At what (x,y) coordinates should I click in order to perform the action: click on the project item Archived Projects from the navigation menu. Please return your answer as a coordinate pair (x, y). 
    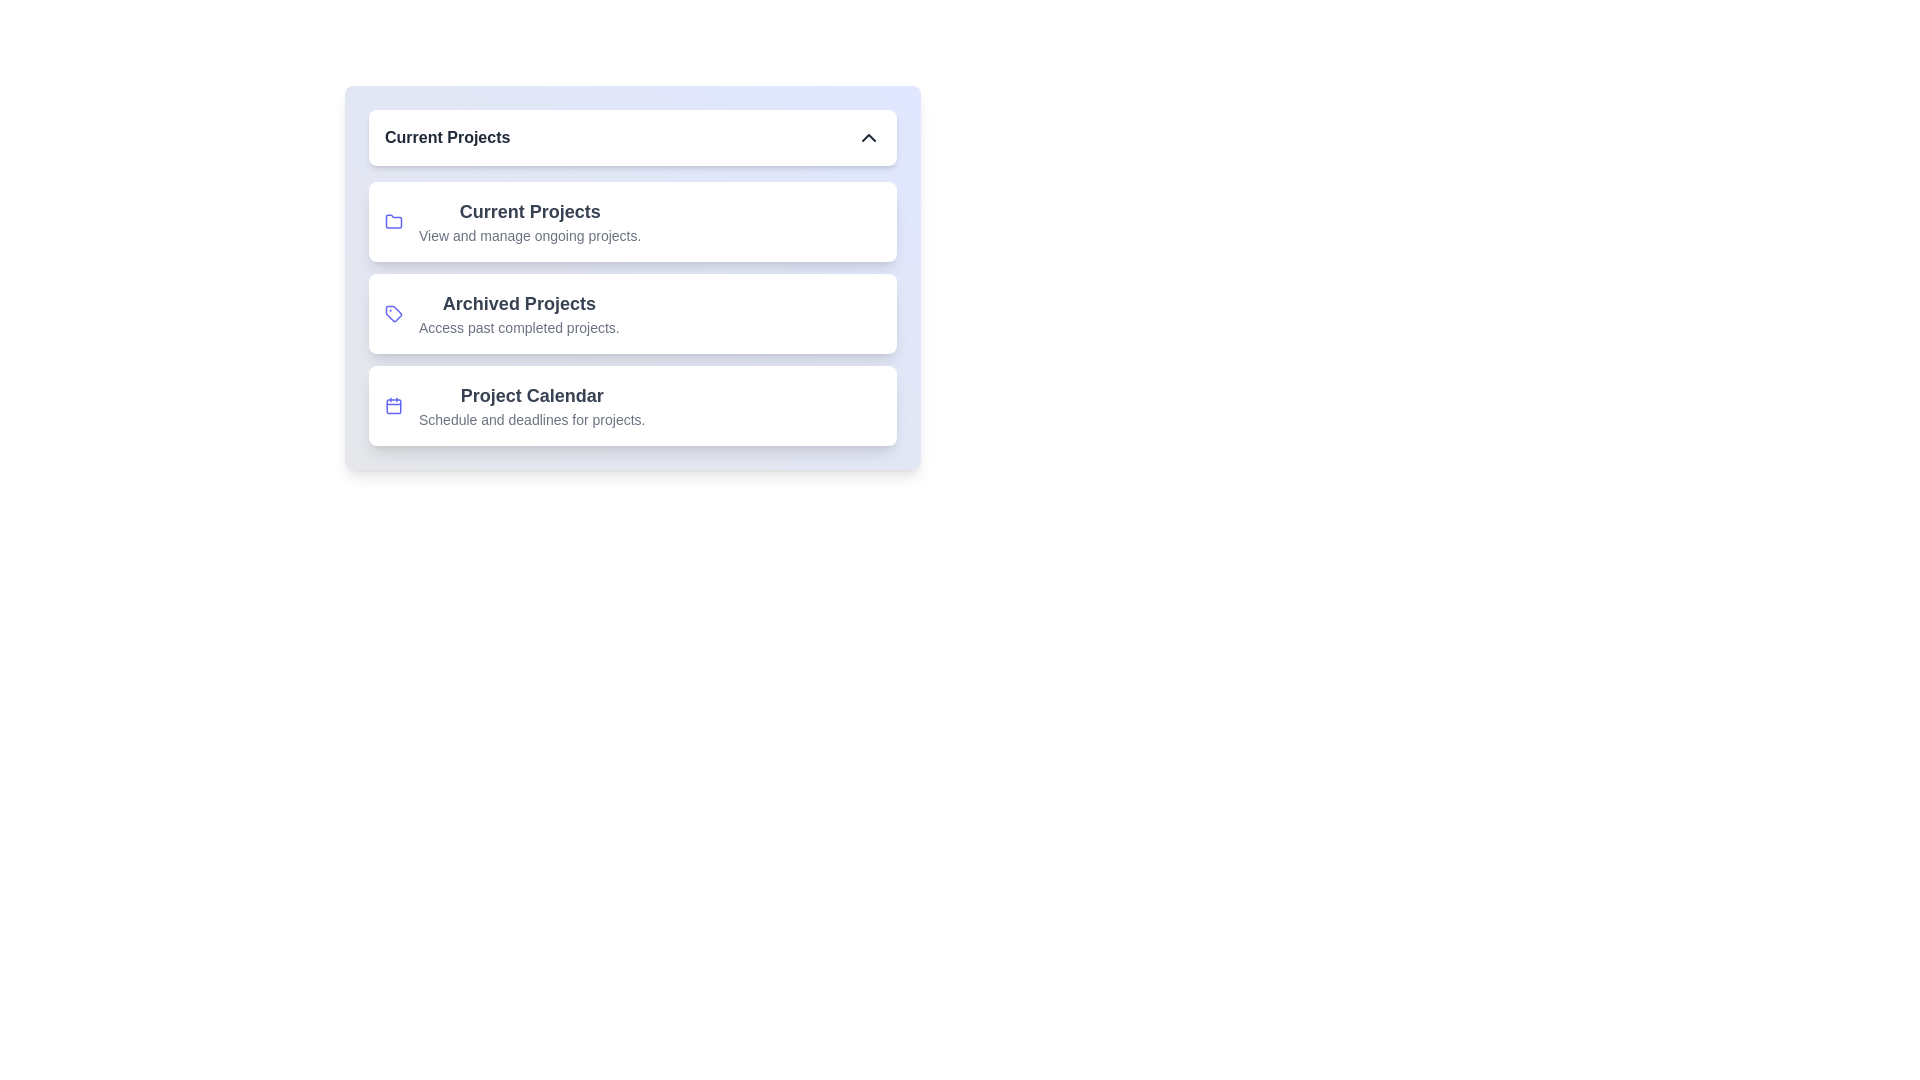
    Looking at the image, I should click on (632, 313).